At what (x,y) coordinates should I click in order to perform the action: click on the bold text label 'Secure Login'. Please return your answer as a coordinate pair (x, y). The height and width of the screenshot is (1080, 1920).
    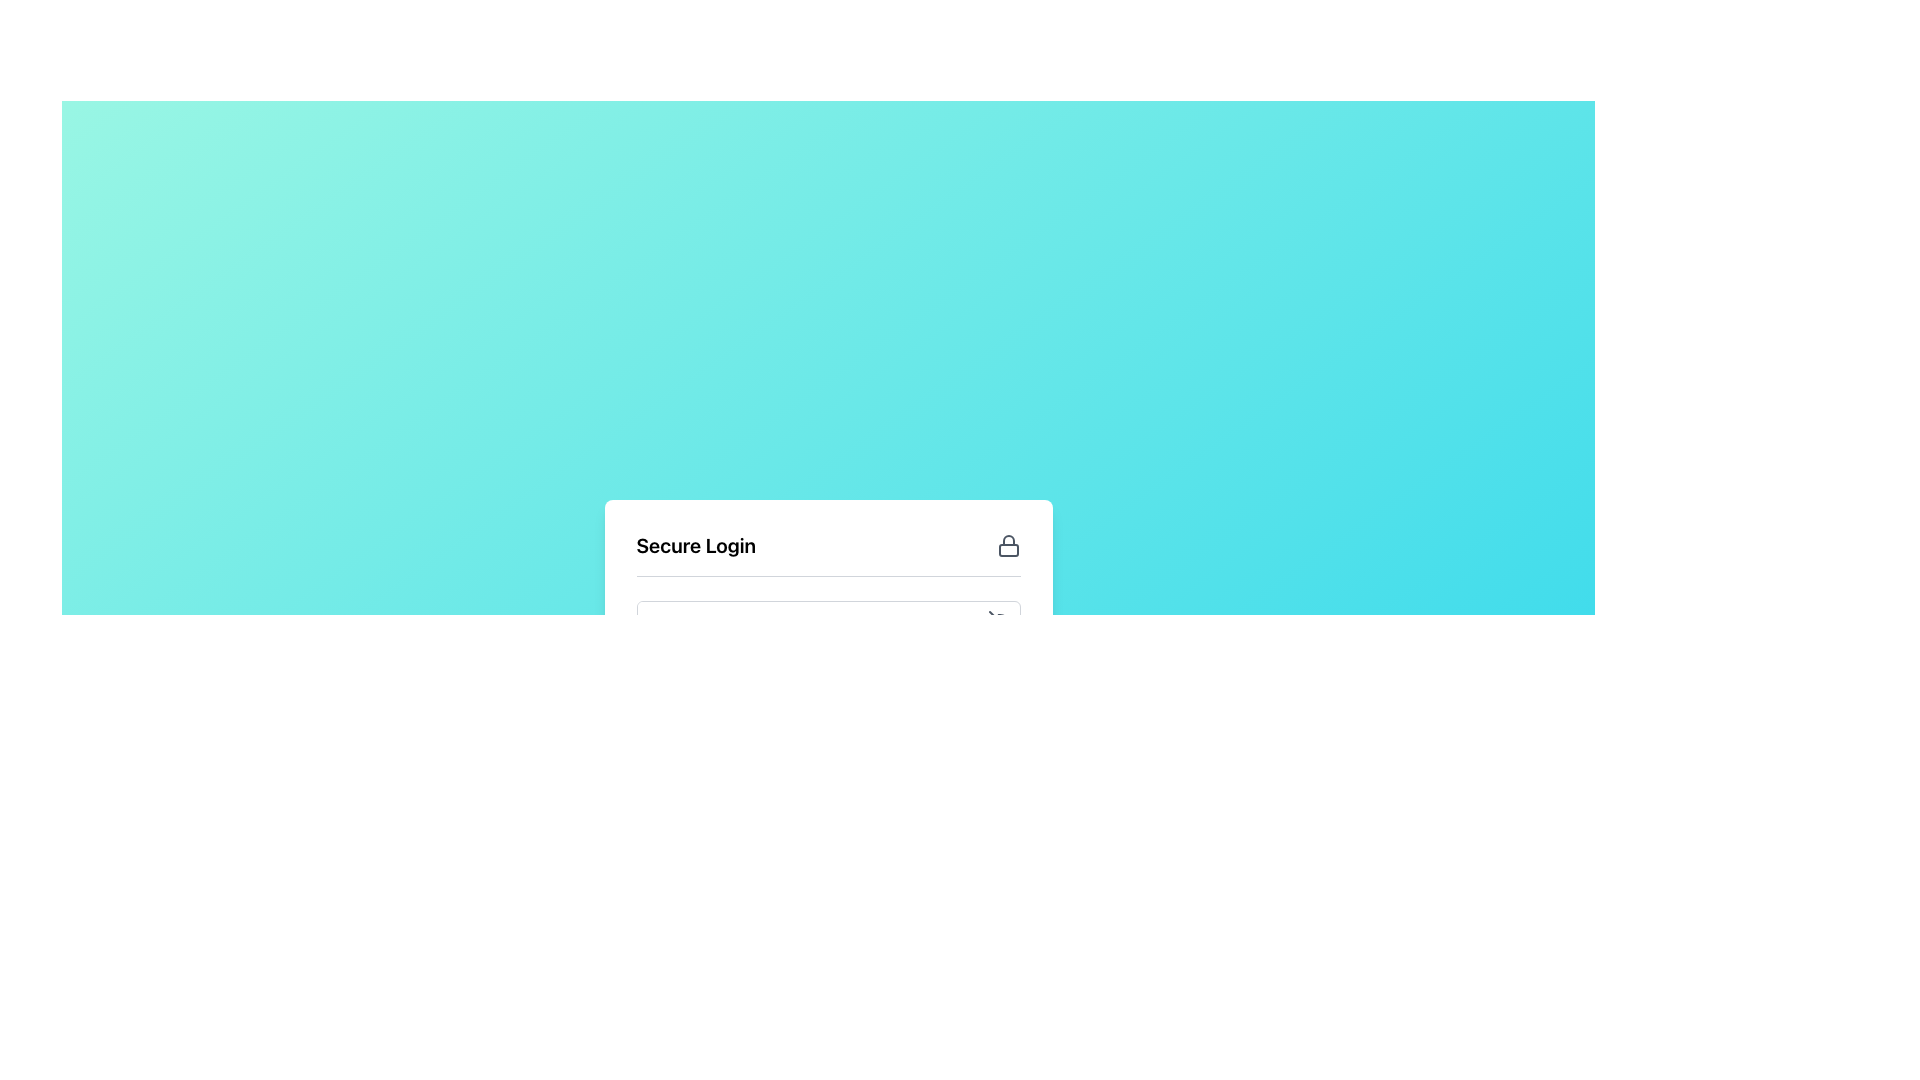
    Looking at the image, I should click on (696, 545).